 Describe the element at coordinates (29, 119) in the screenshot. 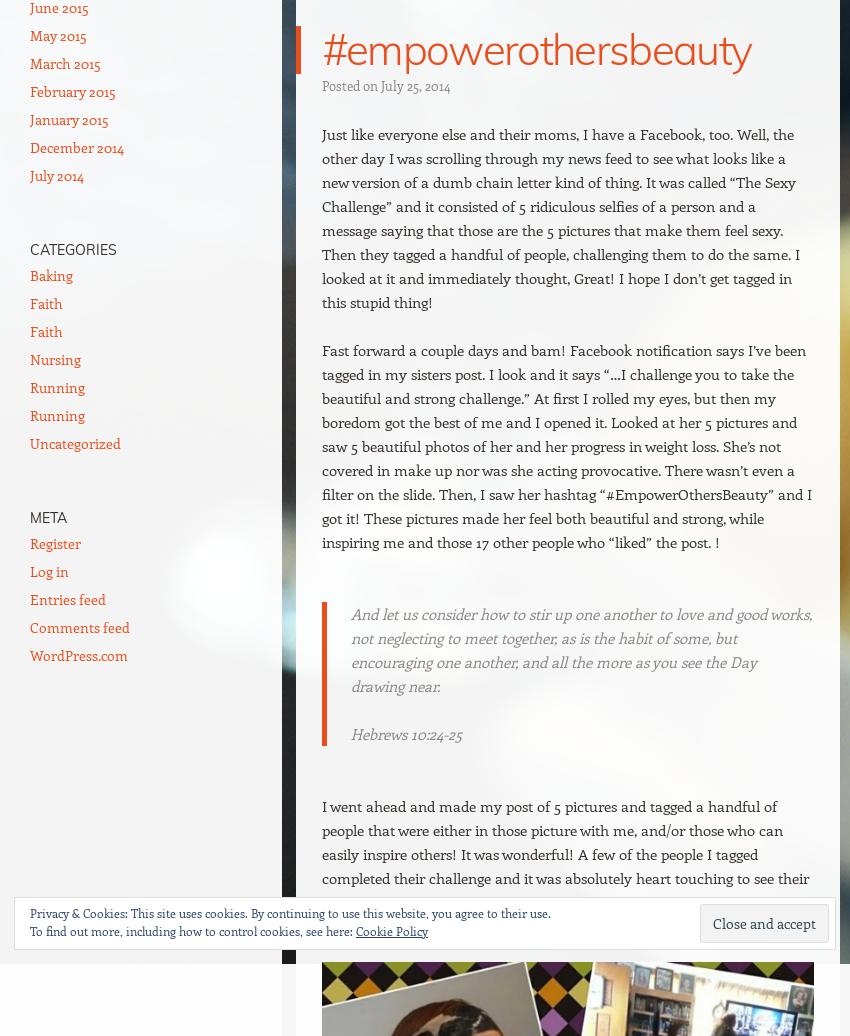

I see `'January 2015'` at that location.